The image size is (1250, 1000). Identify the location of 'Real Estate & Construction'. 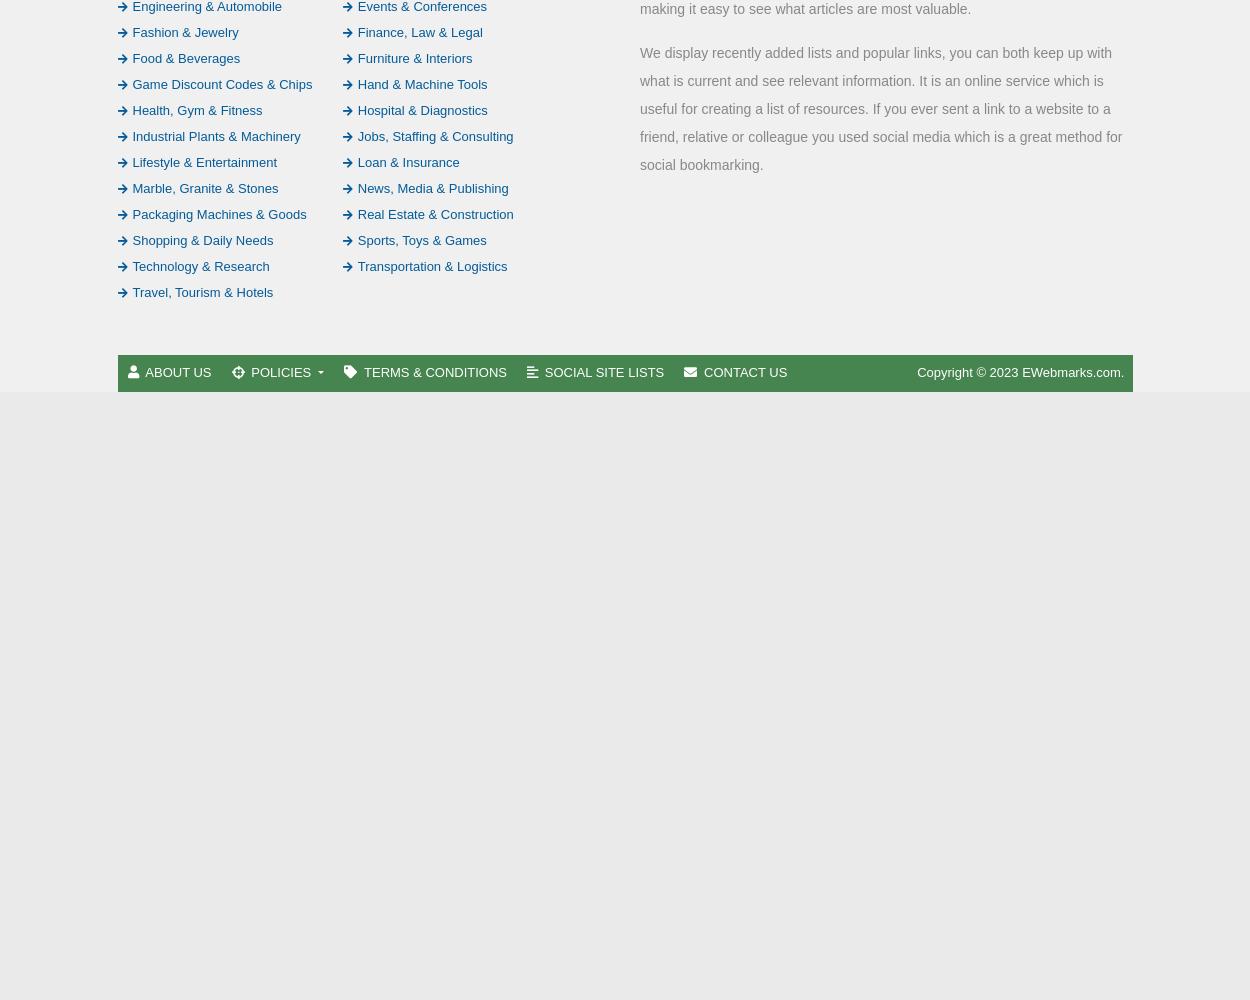
(434, 212).